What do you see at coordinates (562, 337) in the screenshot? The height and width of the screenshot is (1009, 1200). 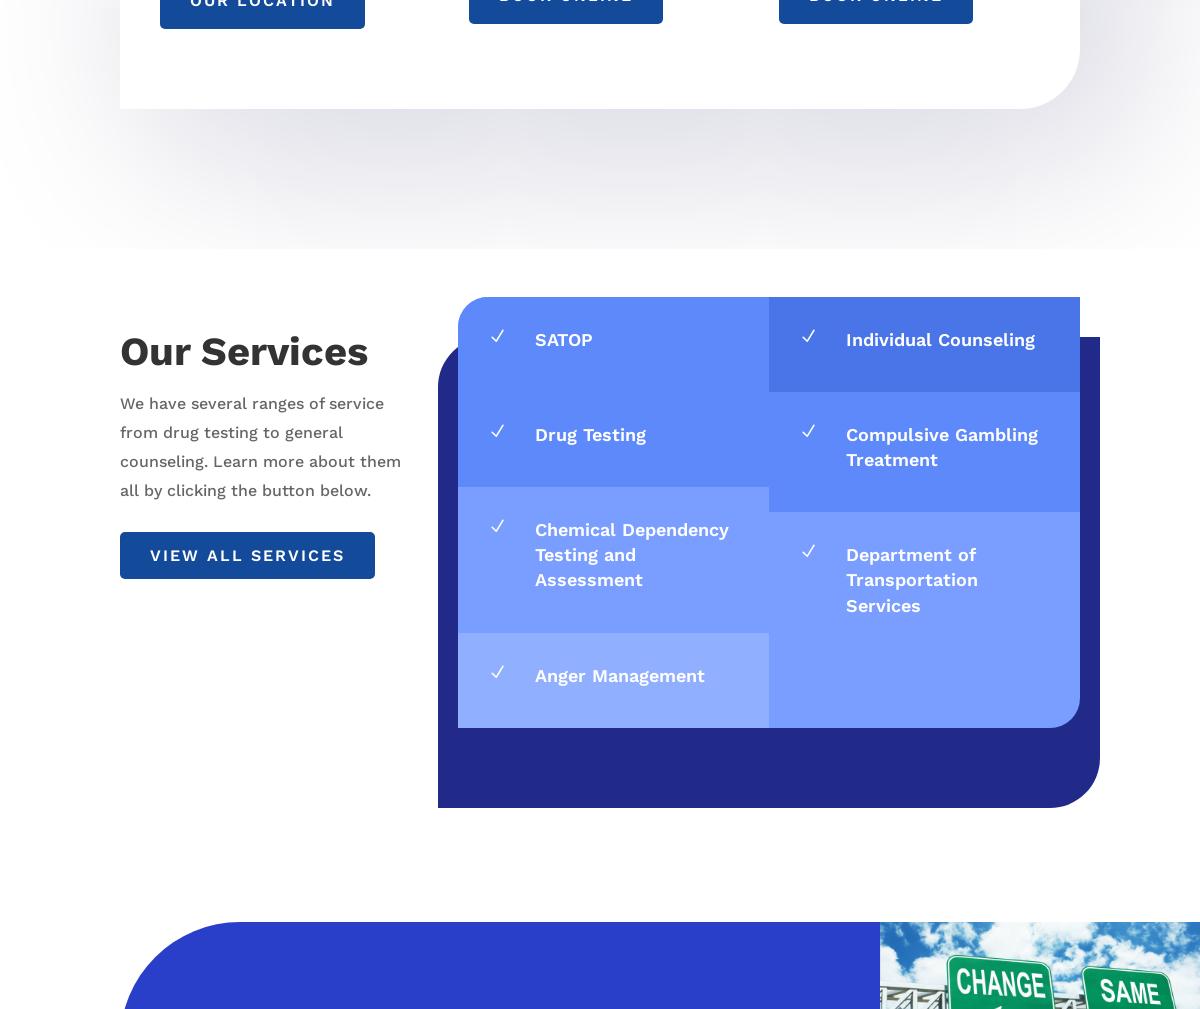 I see `'SATOP'` at bounding box center [562, 337].